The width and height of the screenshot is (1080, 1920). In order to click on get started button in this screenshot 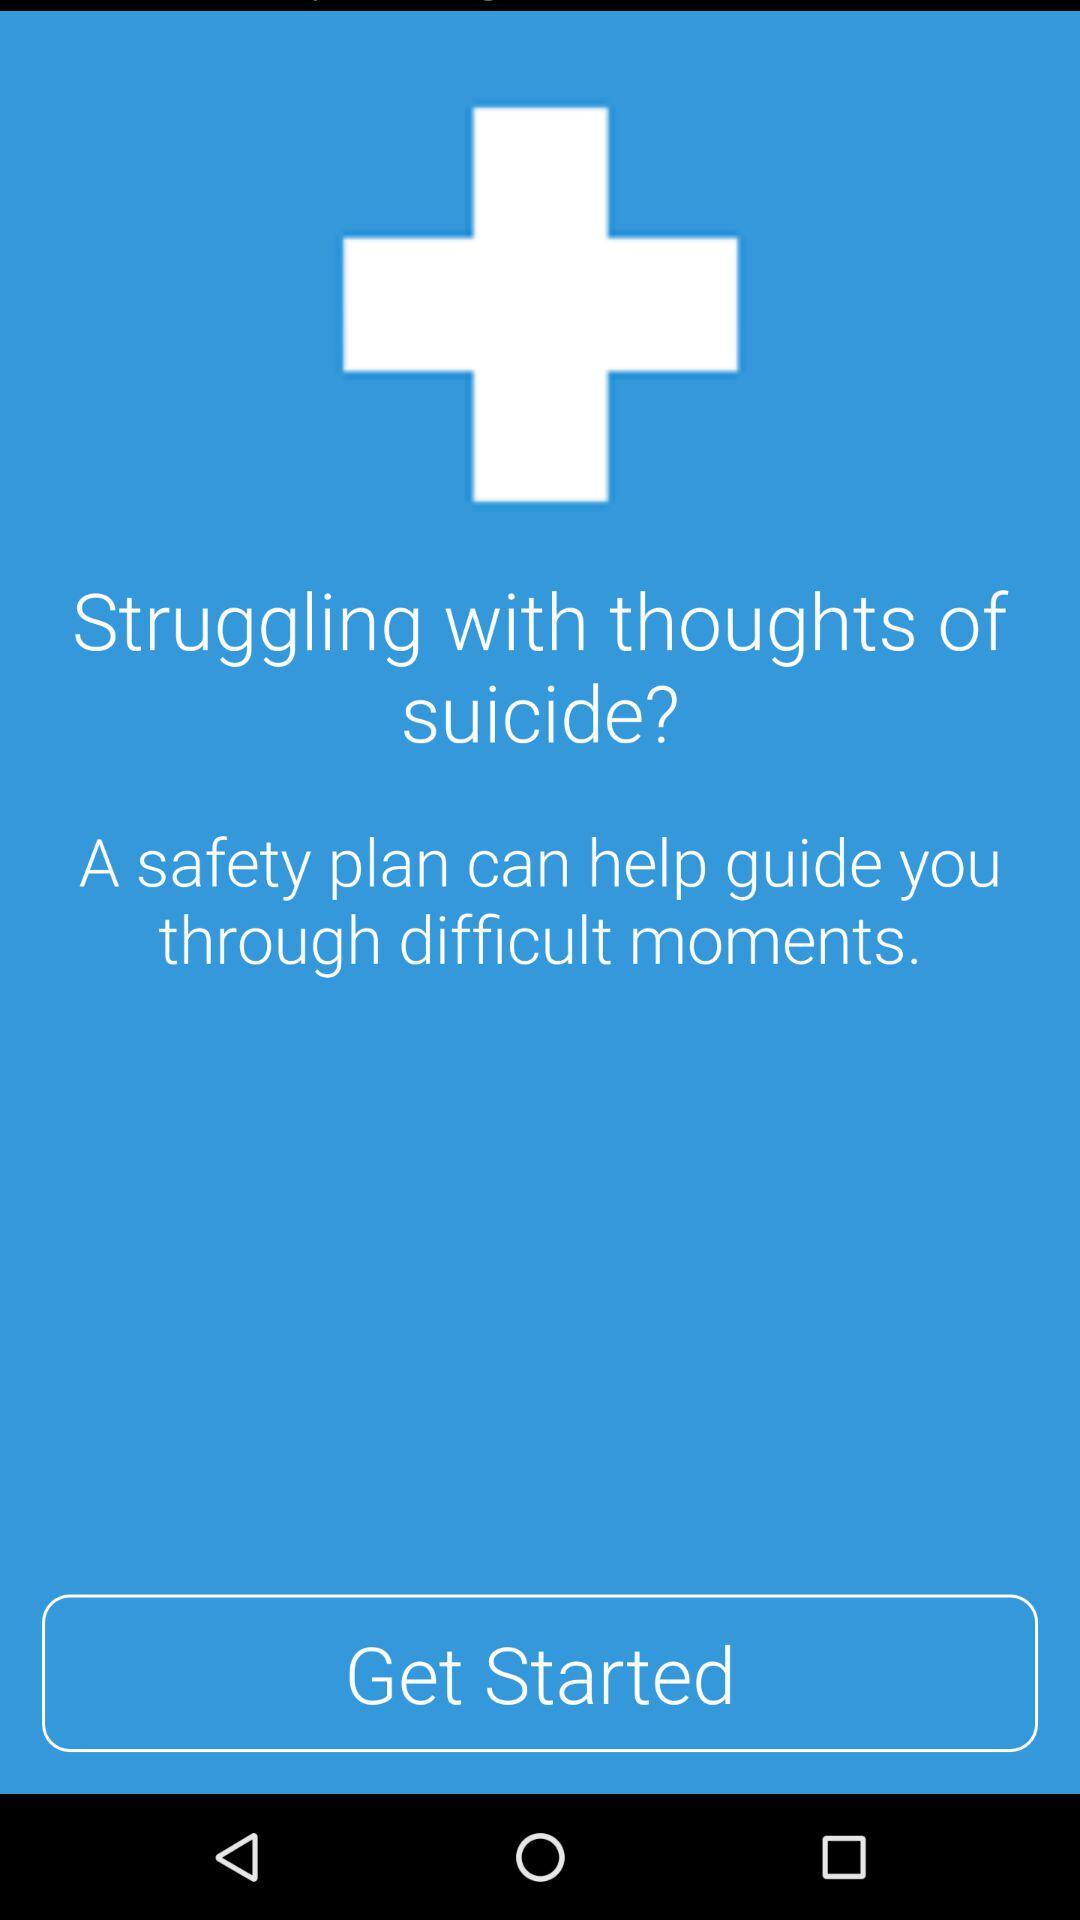, I will do `click(540, 1673)`.